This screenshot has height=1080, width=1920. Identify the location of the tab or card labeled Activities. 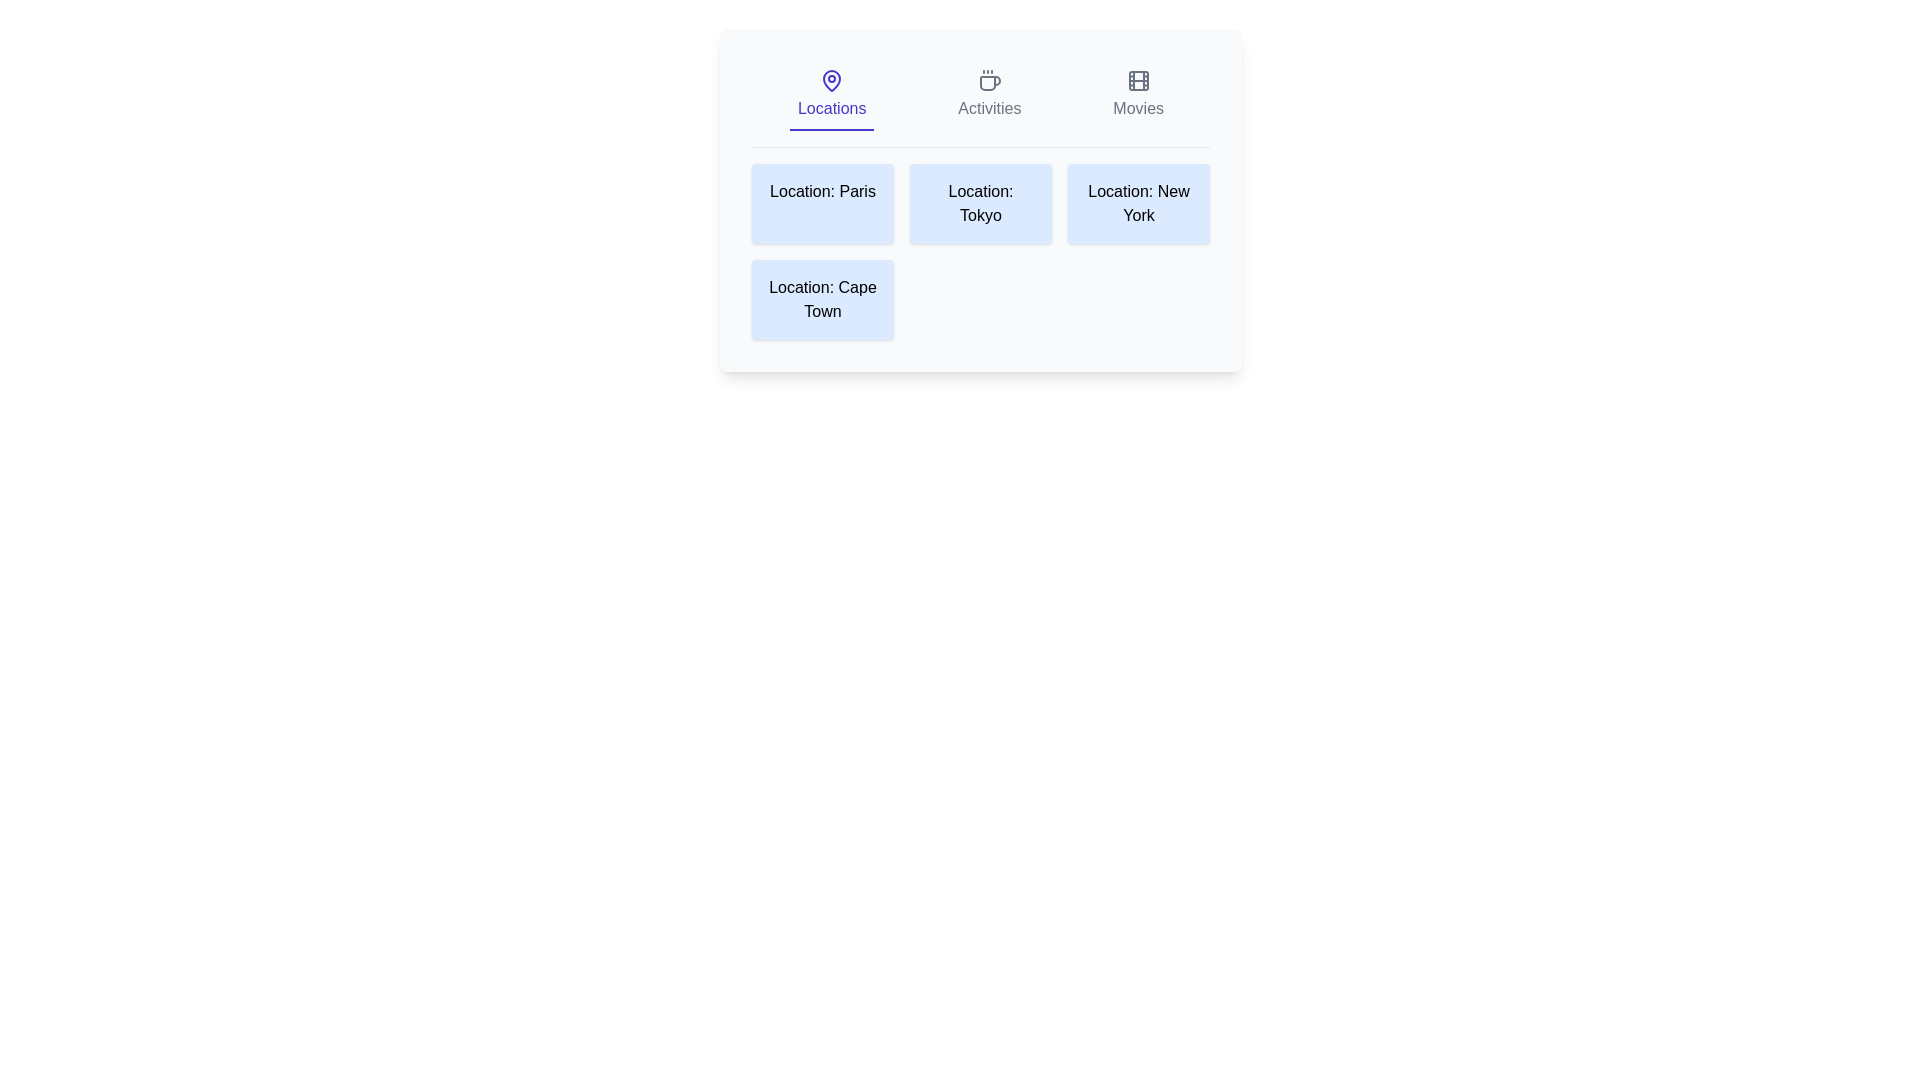
(989, 96).